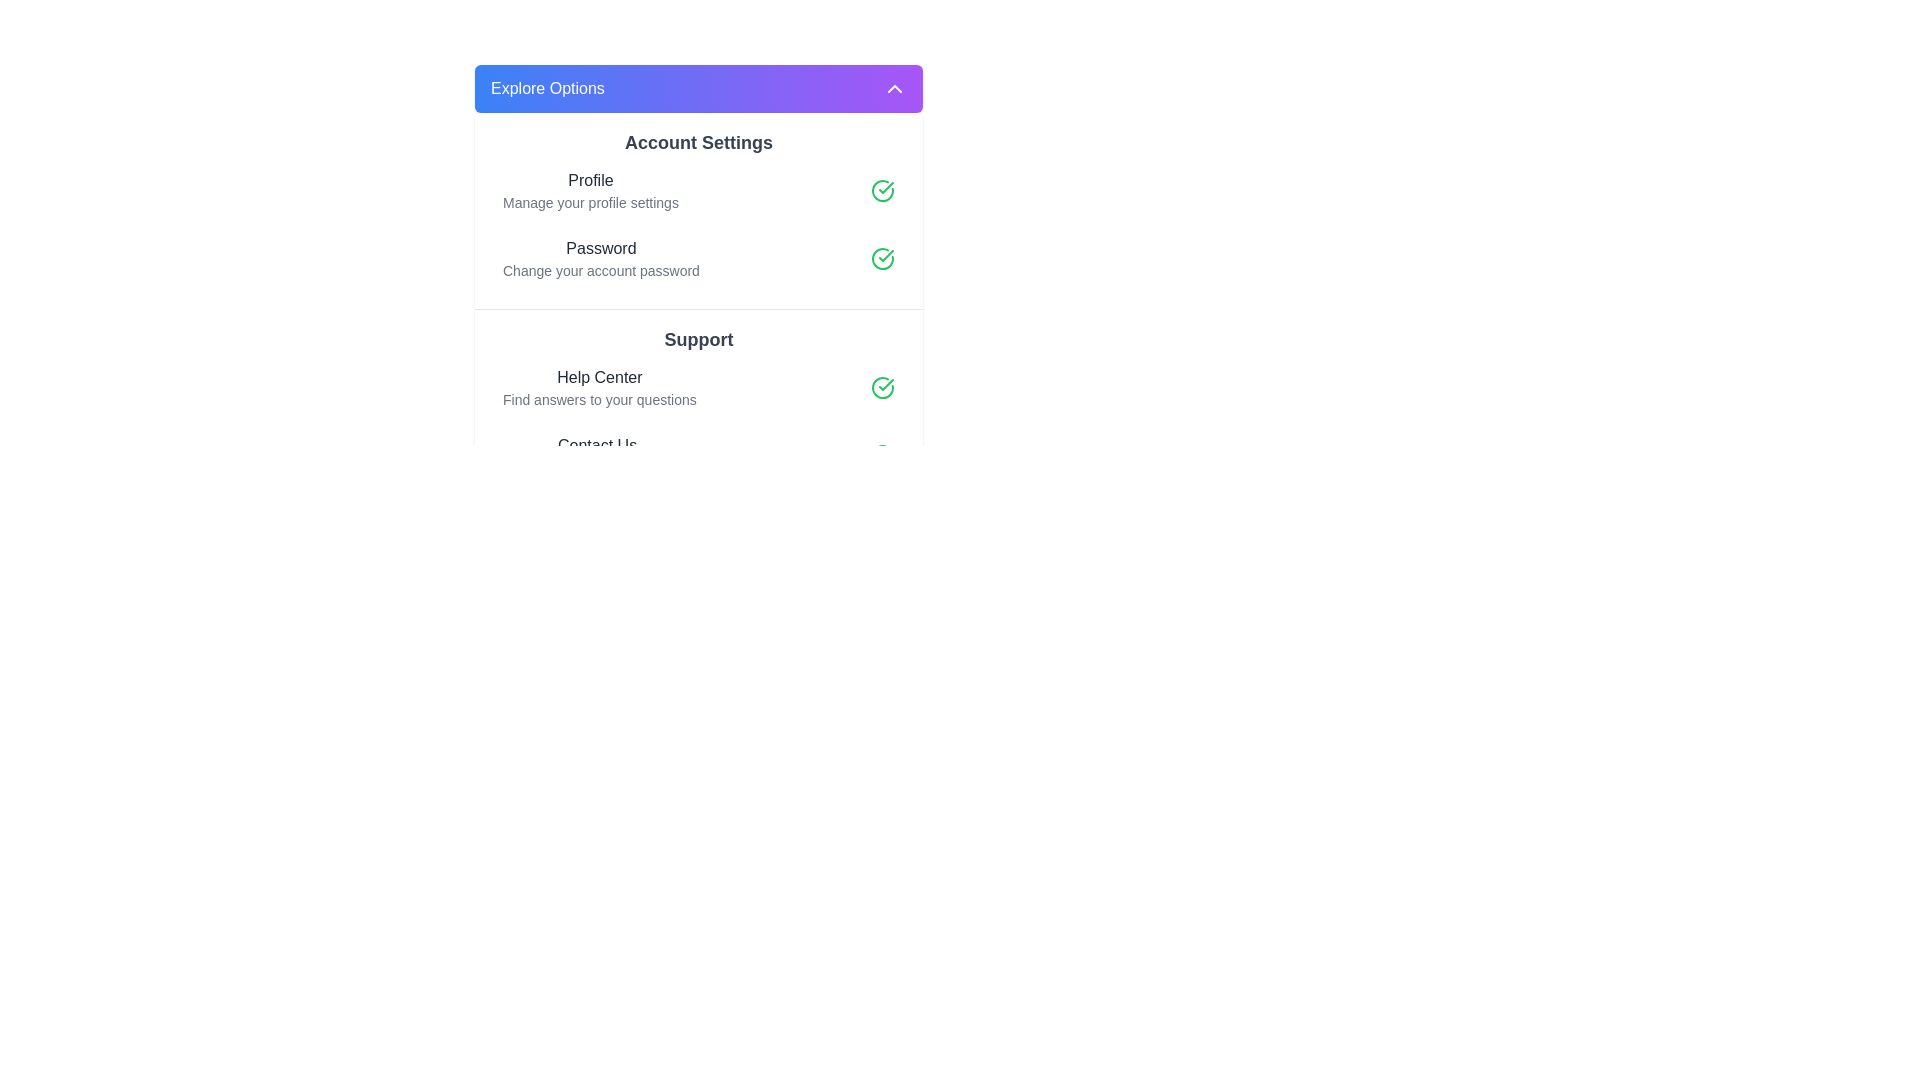 The width and height of the screenshot is (1920, 1080). I want to click on the 'Contact Us' text label located in the 'Support' section, directly below the 'Help Center' text, which is styled in dark gray (#808080), so click(596, 445).